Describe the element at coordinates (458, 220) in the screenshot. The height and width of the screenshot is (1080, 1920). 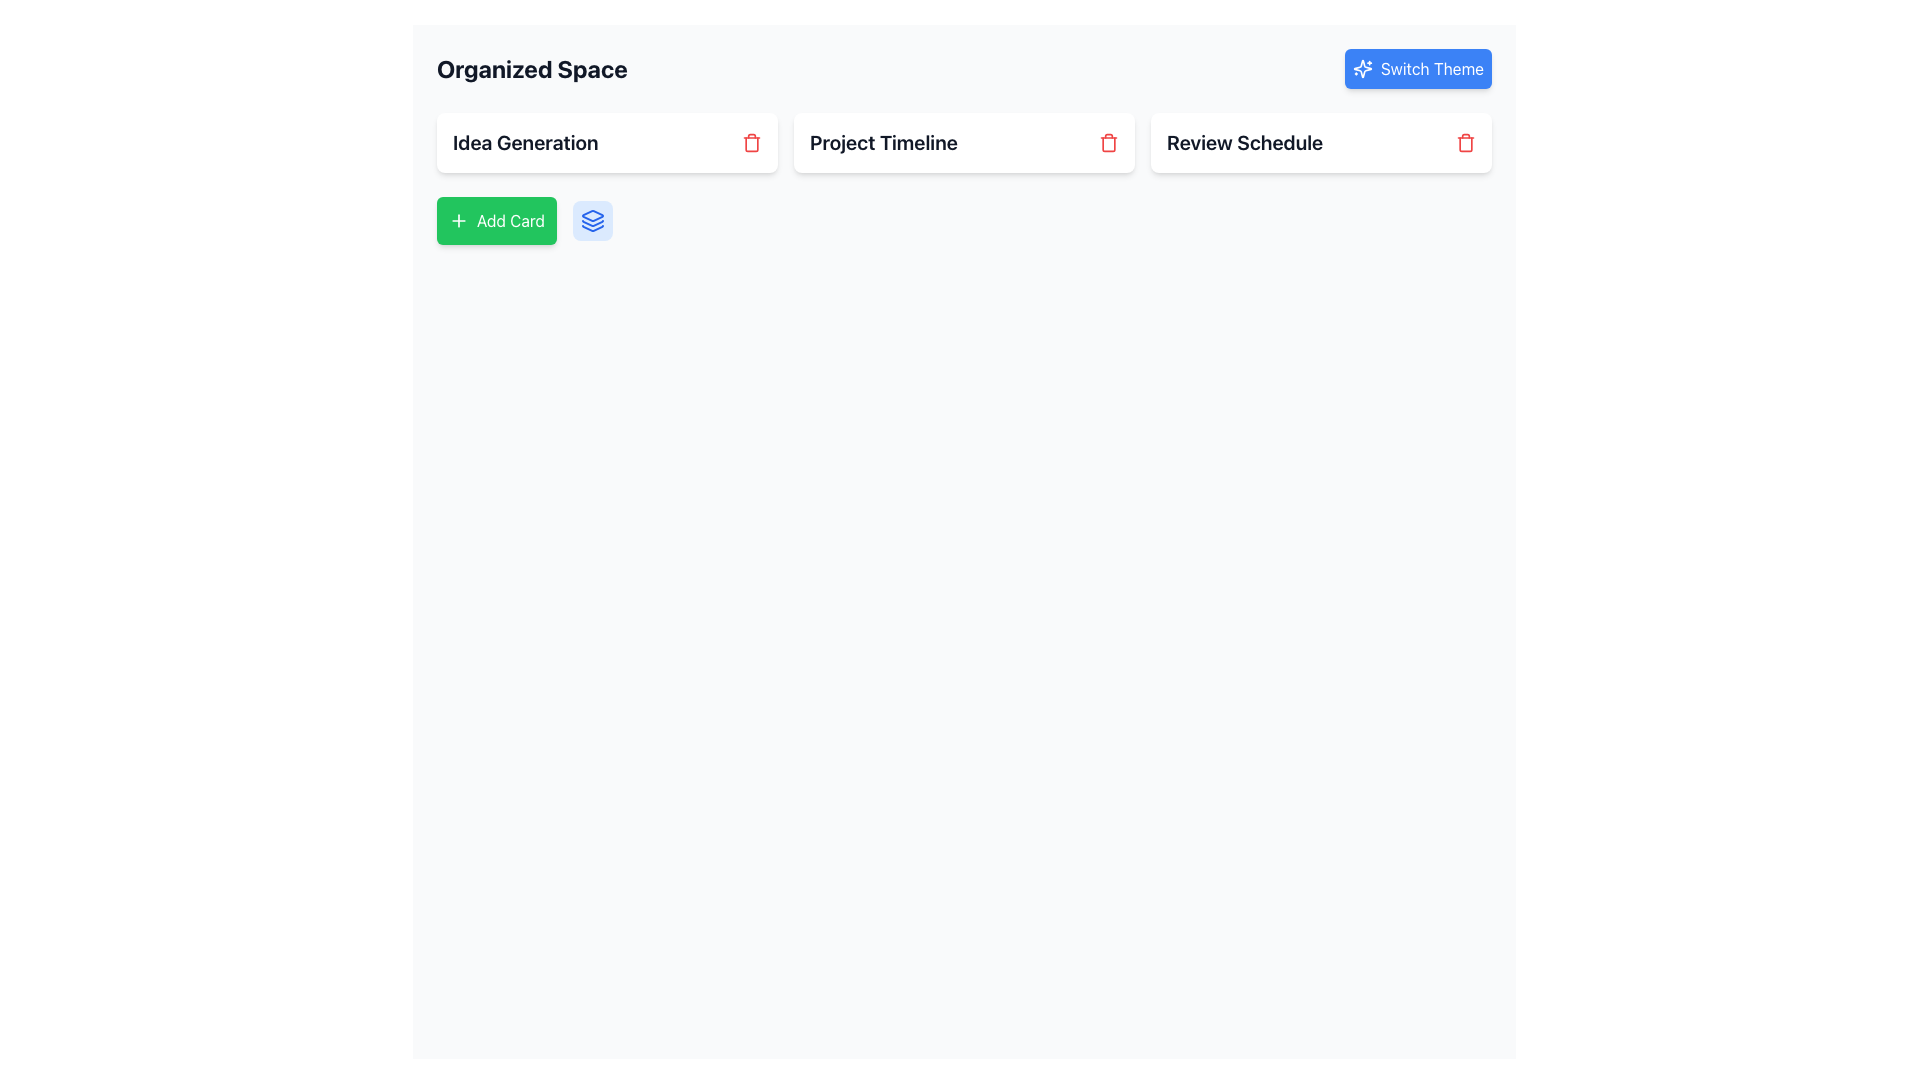
I see `the 'Add Card' button icon, which is a green button with a plus sign indicating the action of adding a new card or item, located in the upper-left quadrant of the interface` at that location.